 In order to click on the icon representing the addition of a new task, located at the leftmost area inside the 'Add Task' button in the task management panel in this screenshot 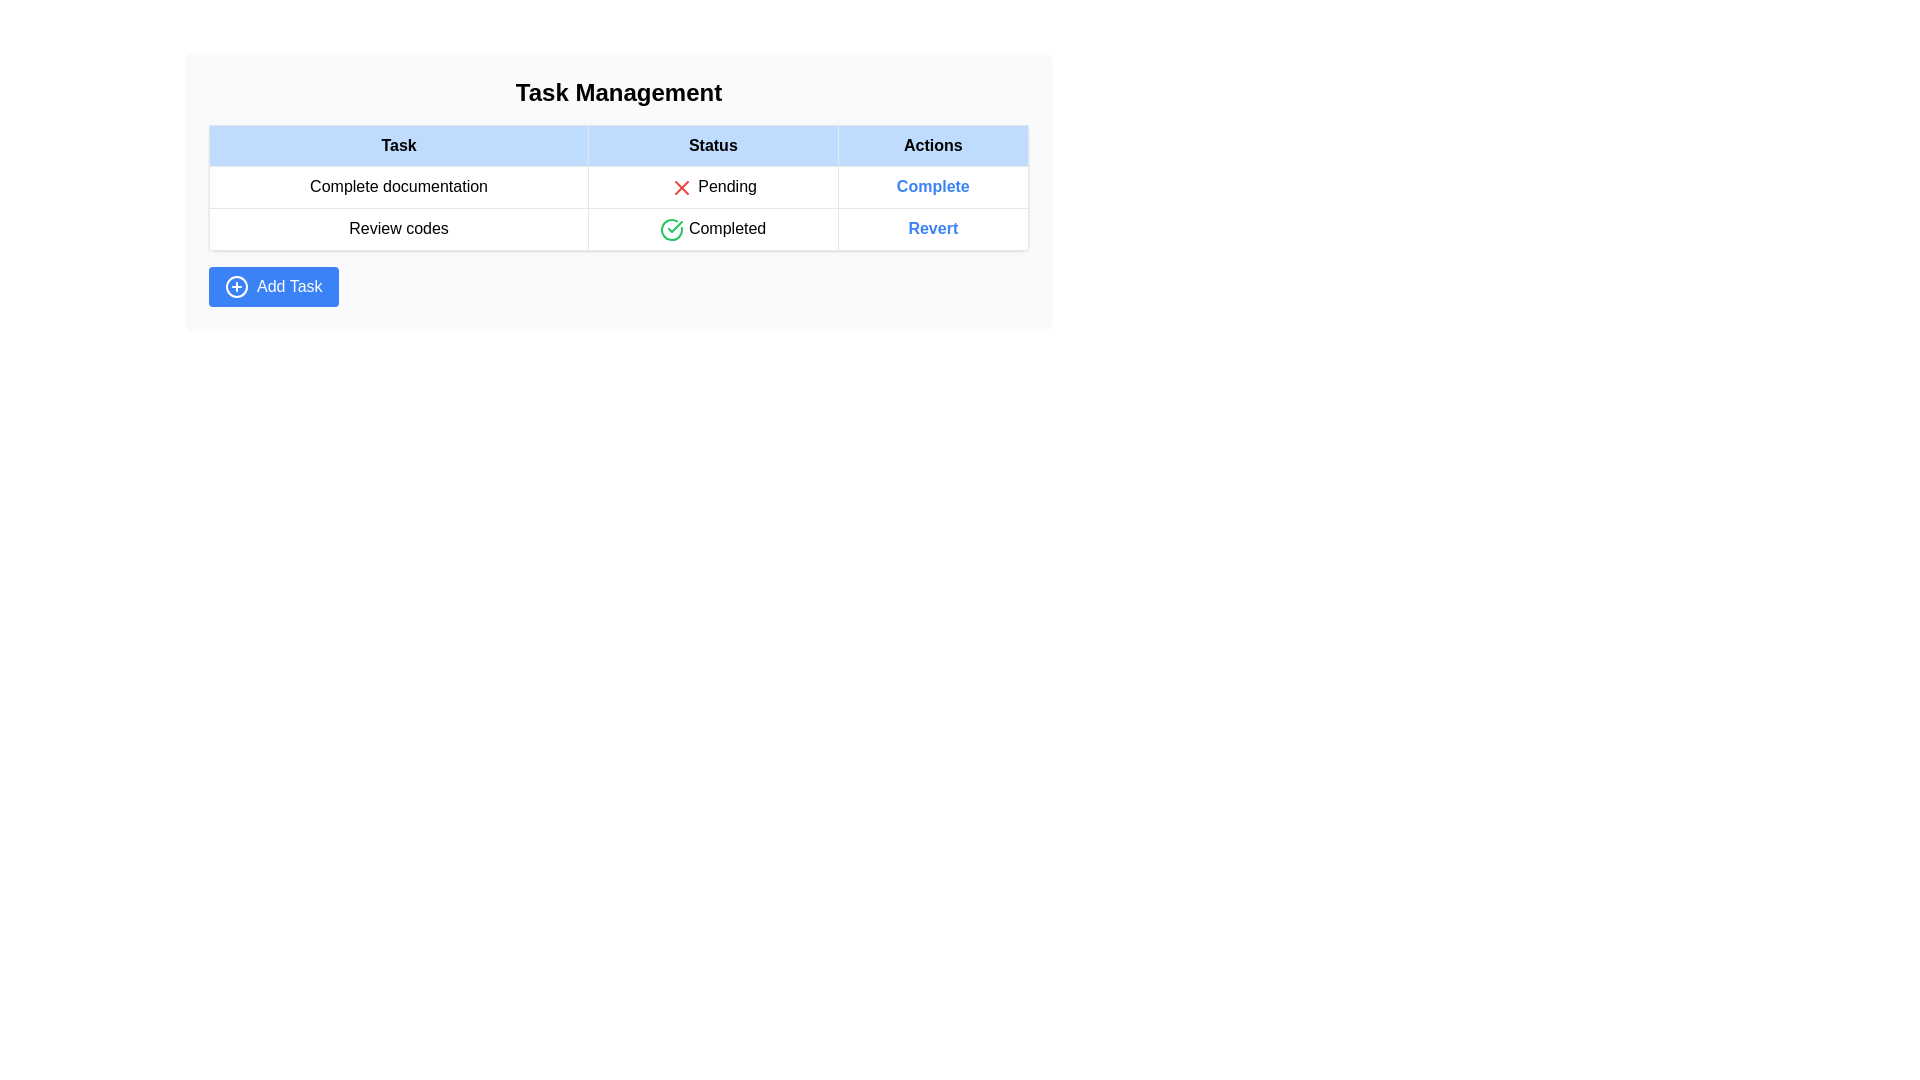, I will do `click(236, 285)`.